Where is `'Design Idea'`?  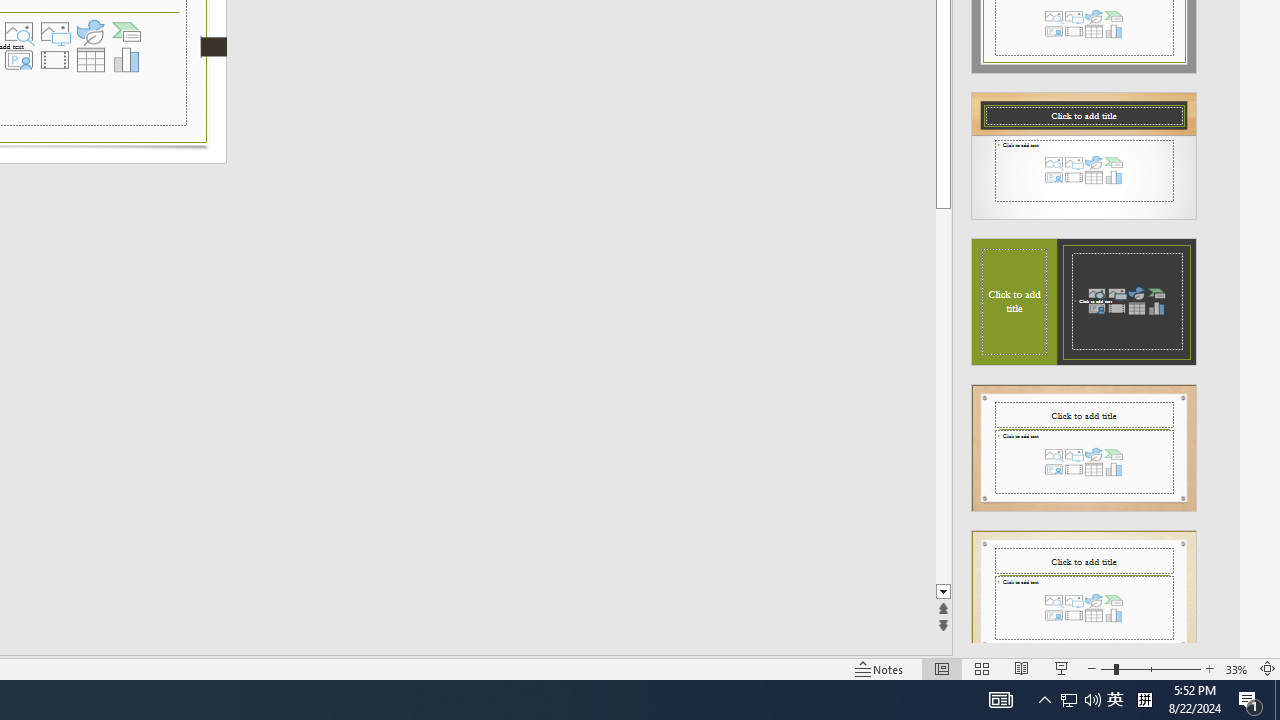
'Design Idea' is located at coordinates (1083, 586).